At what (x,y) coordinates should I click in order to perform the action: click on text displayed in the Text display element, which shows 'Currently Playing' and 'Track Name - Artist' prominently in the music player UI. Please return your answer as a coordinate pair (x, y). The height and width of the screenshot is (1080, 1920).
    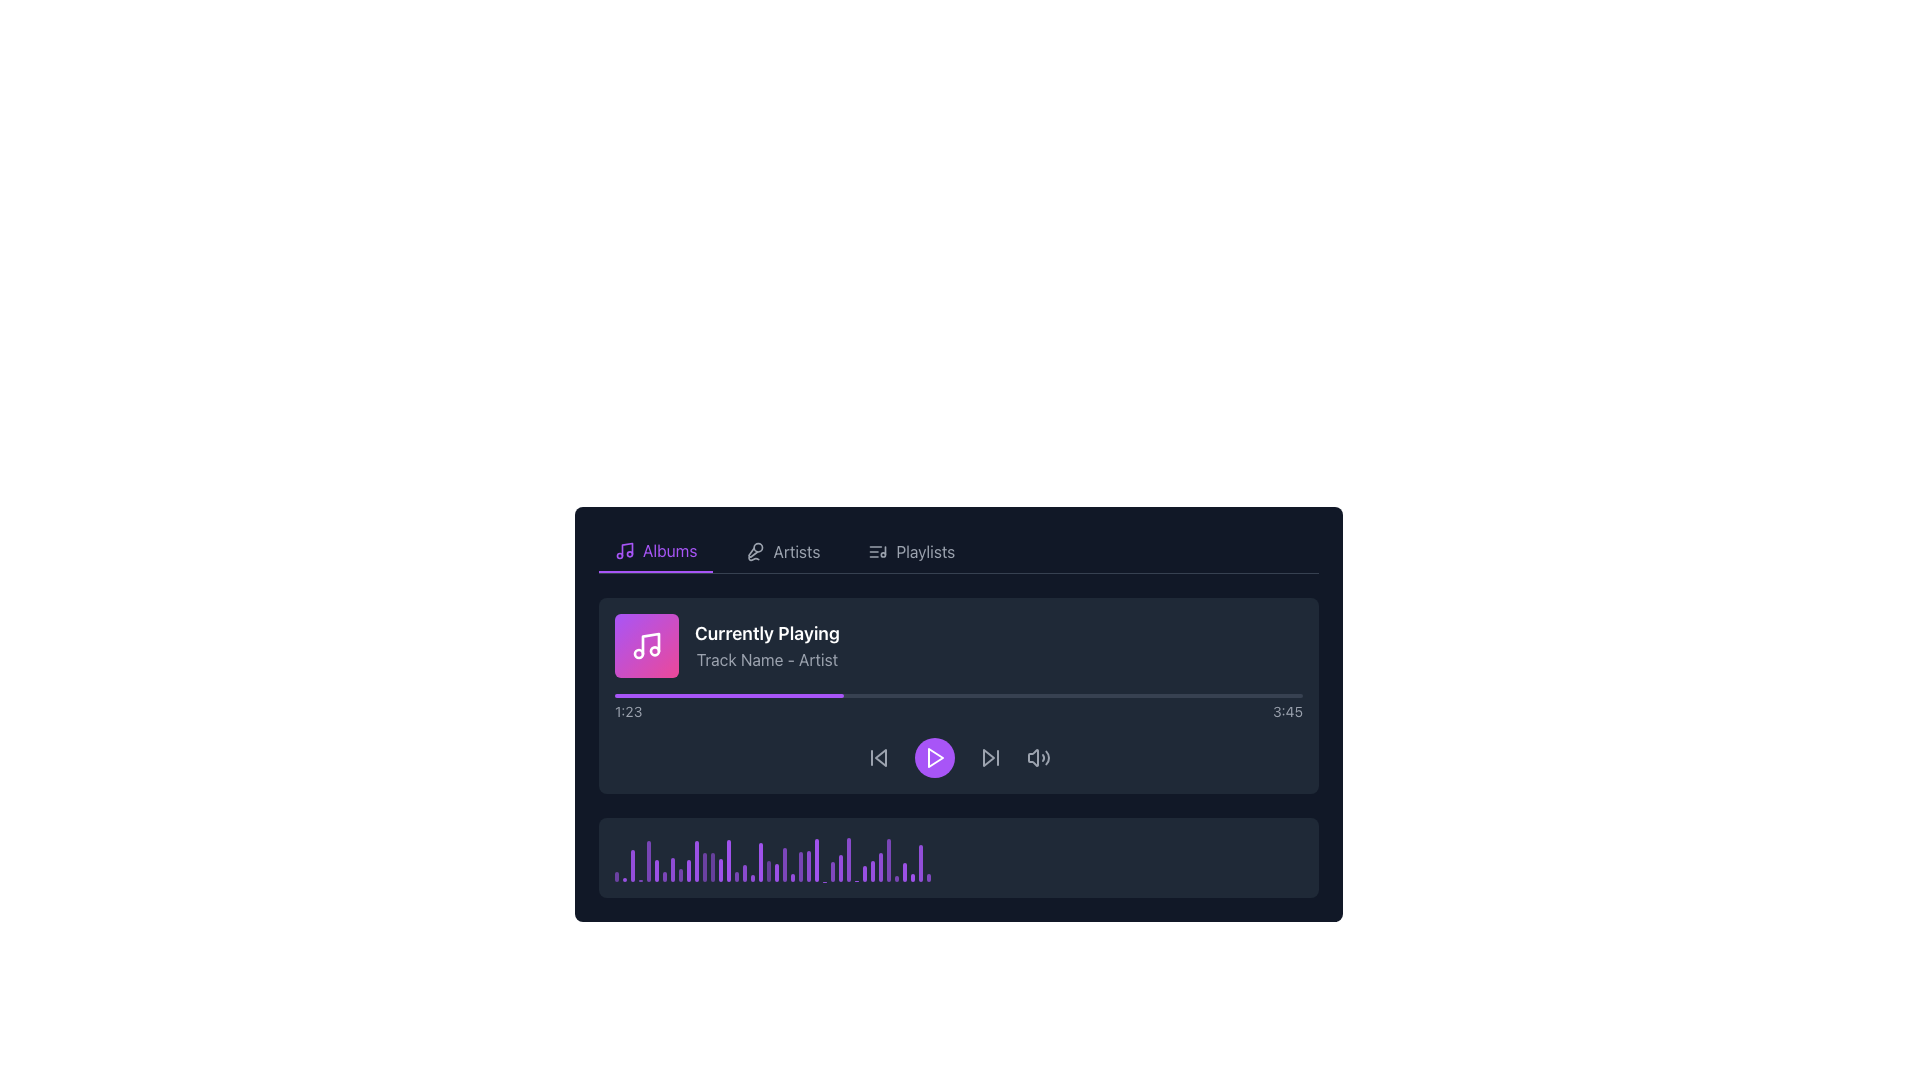
    Looking at the image, I should click on (766, 645).